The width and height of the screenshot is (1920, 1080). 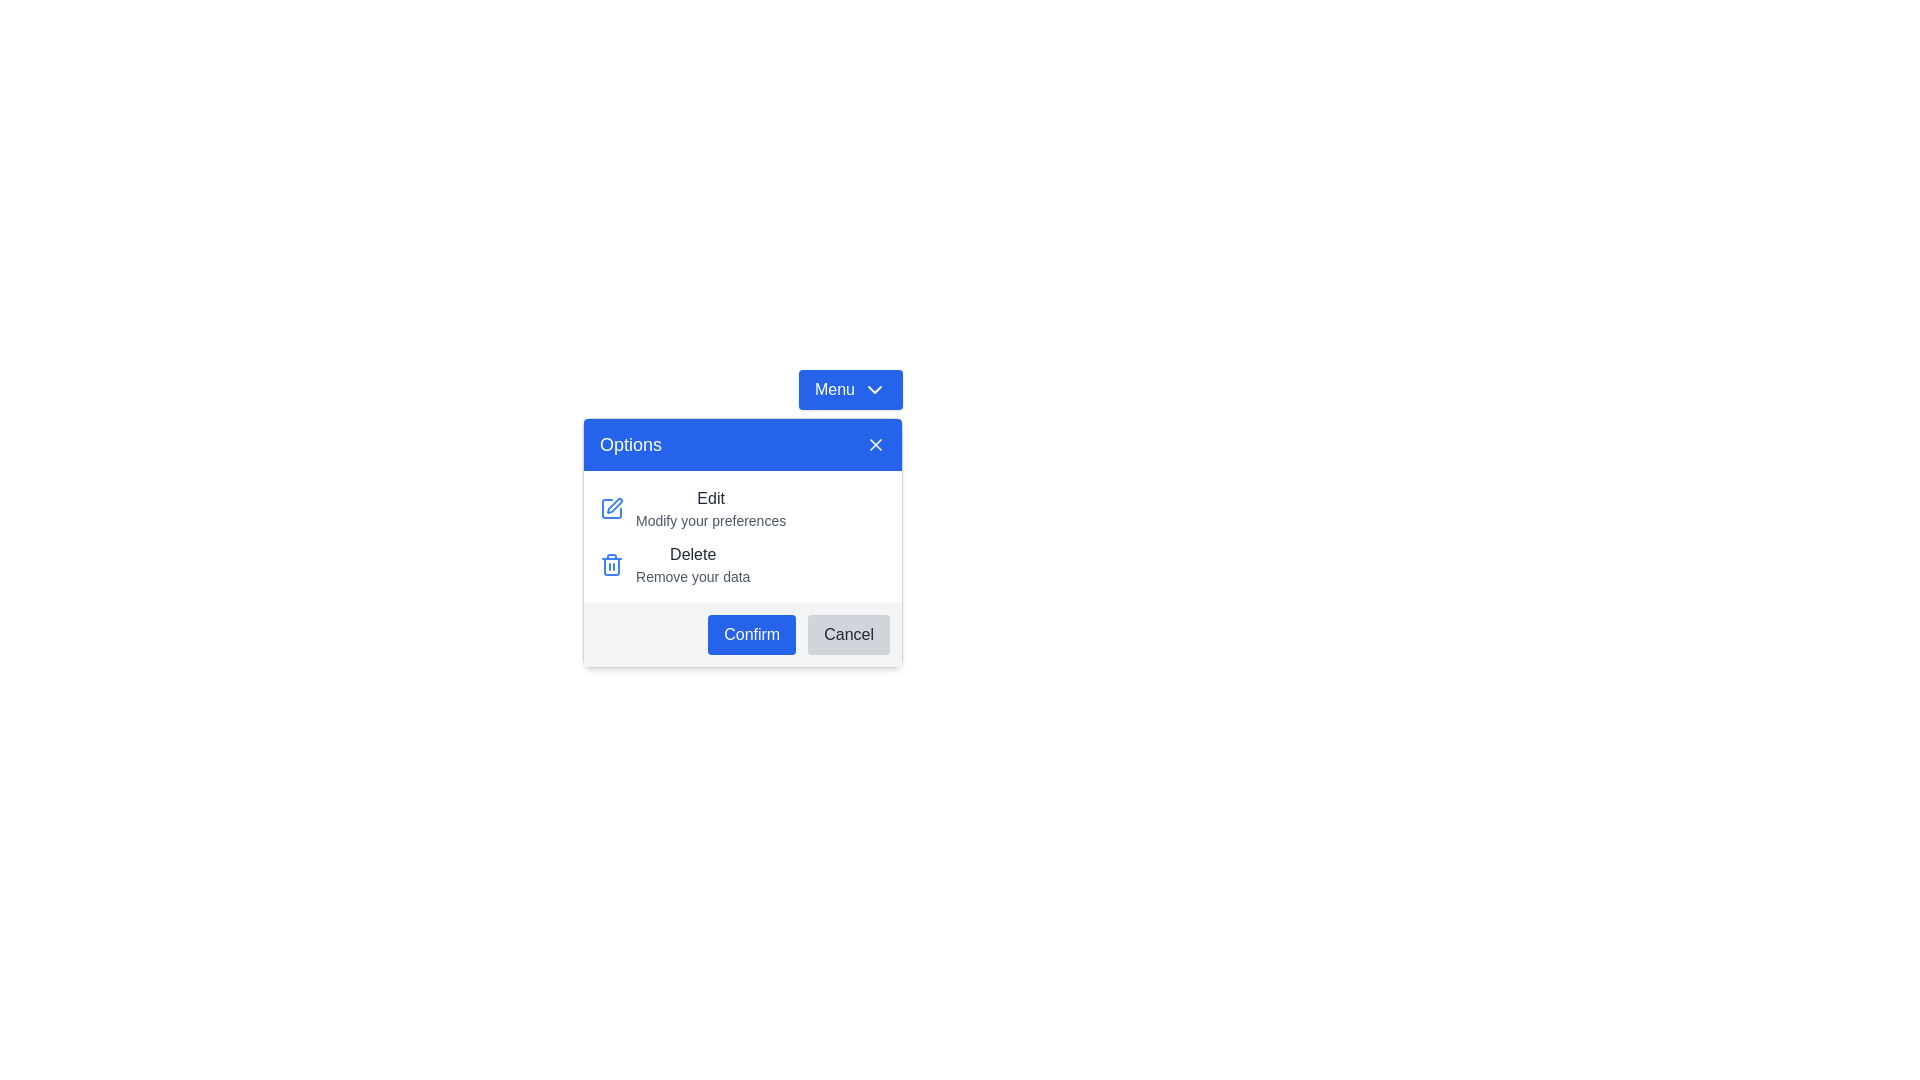 What do you see at coordinates (611, 508) in the screenshot?
I see `the edit icon located on the left side of the 'Edit' section in the 'Options' modal dialog` at bounding box center [611, 508].